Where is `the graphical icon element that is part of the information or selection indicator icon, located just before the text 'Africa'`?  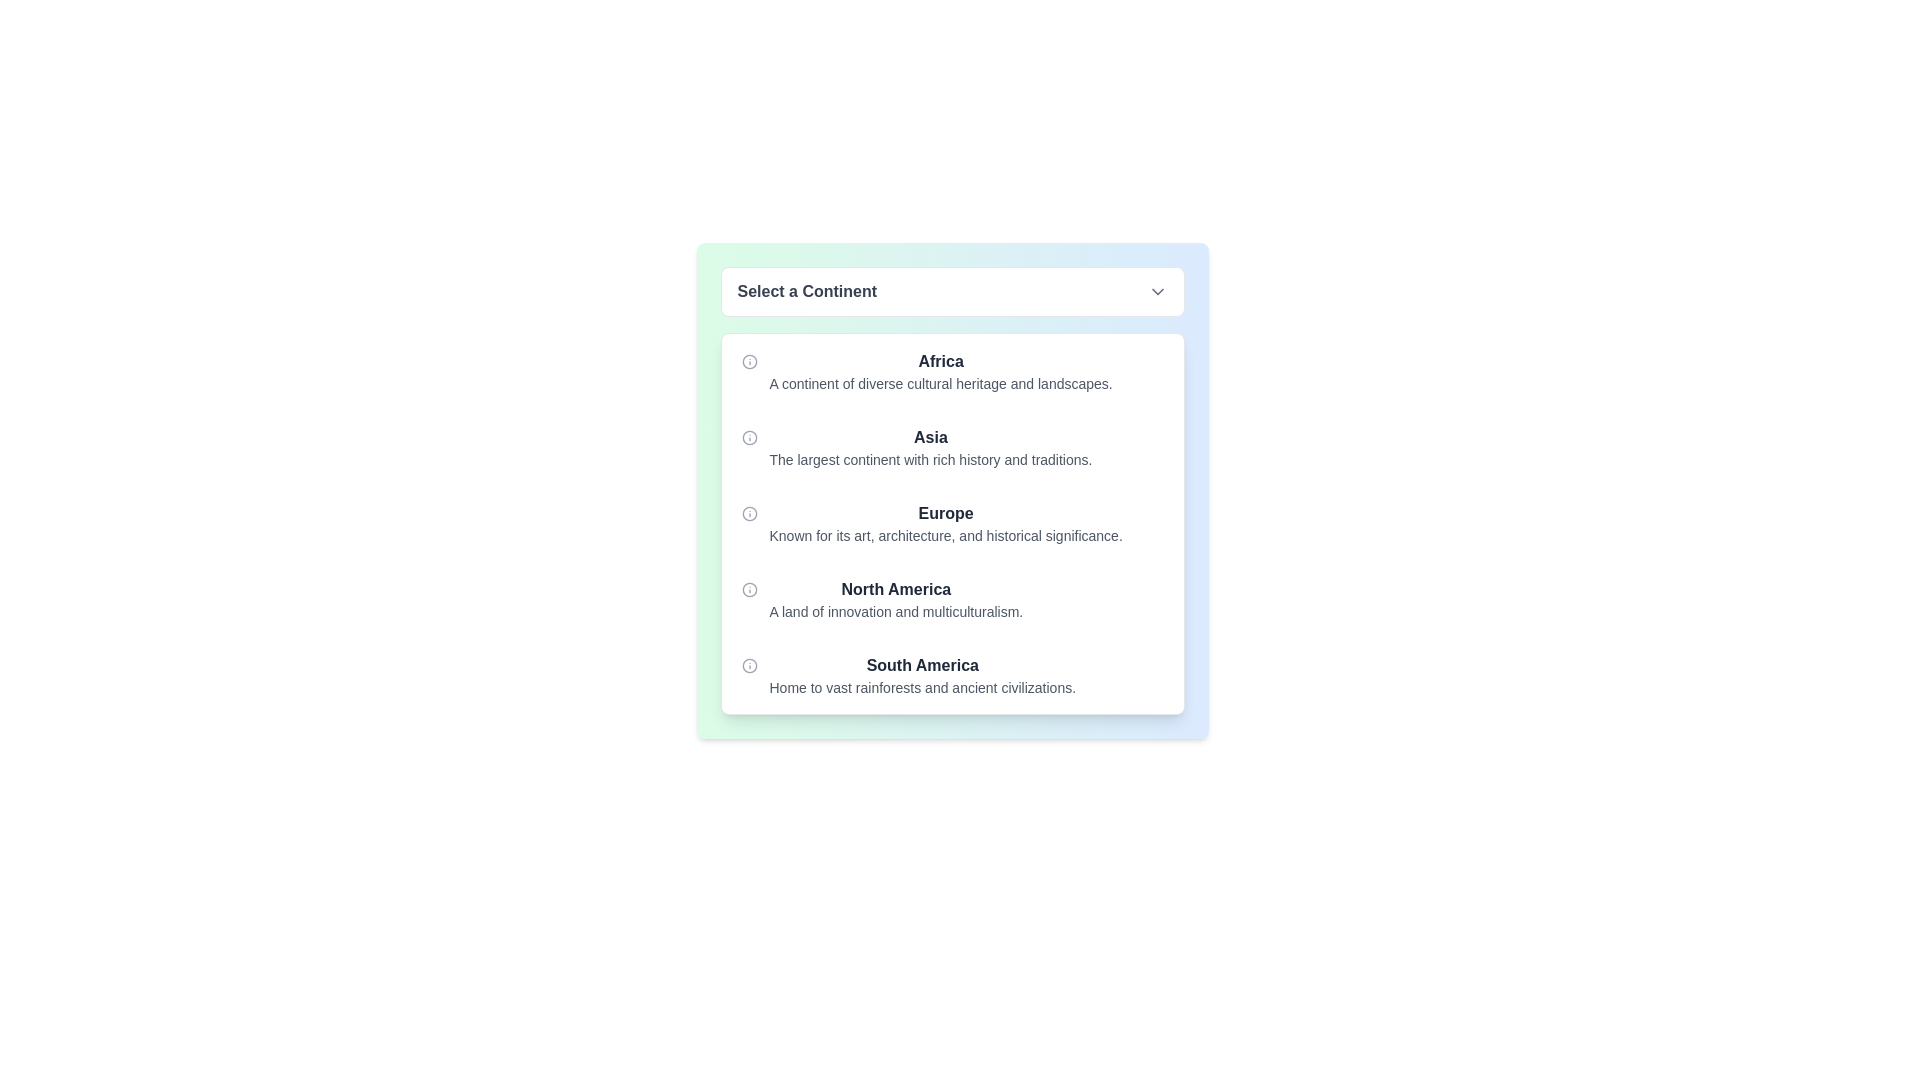
the graphical icon element that is part of the information or selection indicator icon, located just before the text 'Africa' is located at coordinates (748, 362).